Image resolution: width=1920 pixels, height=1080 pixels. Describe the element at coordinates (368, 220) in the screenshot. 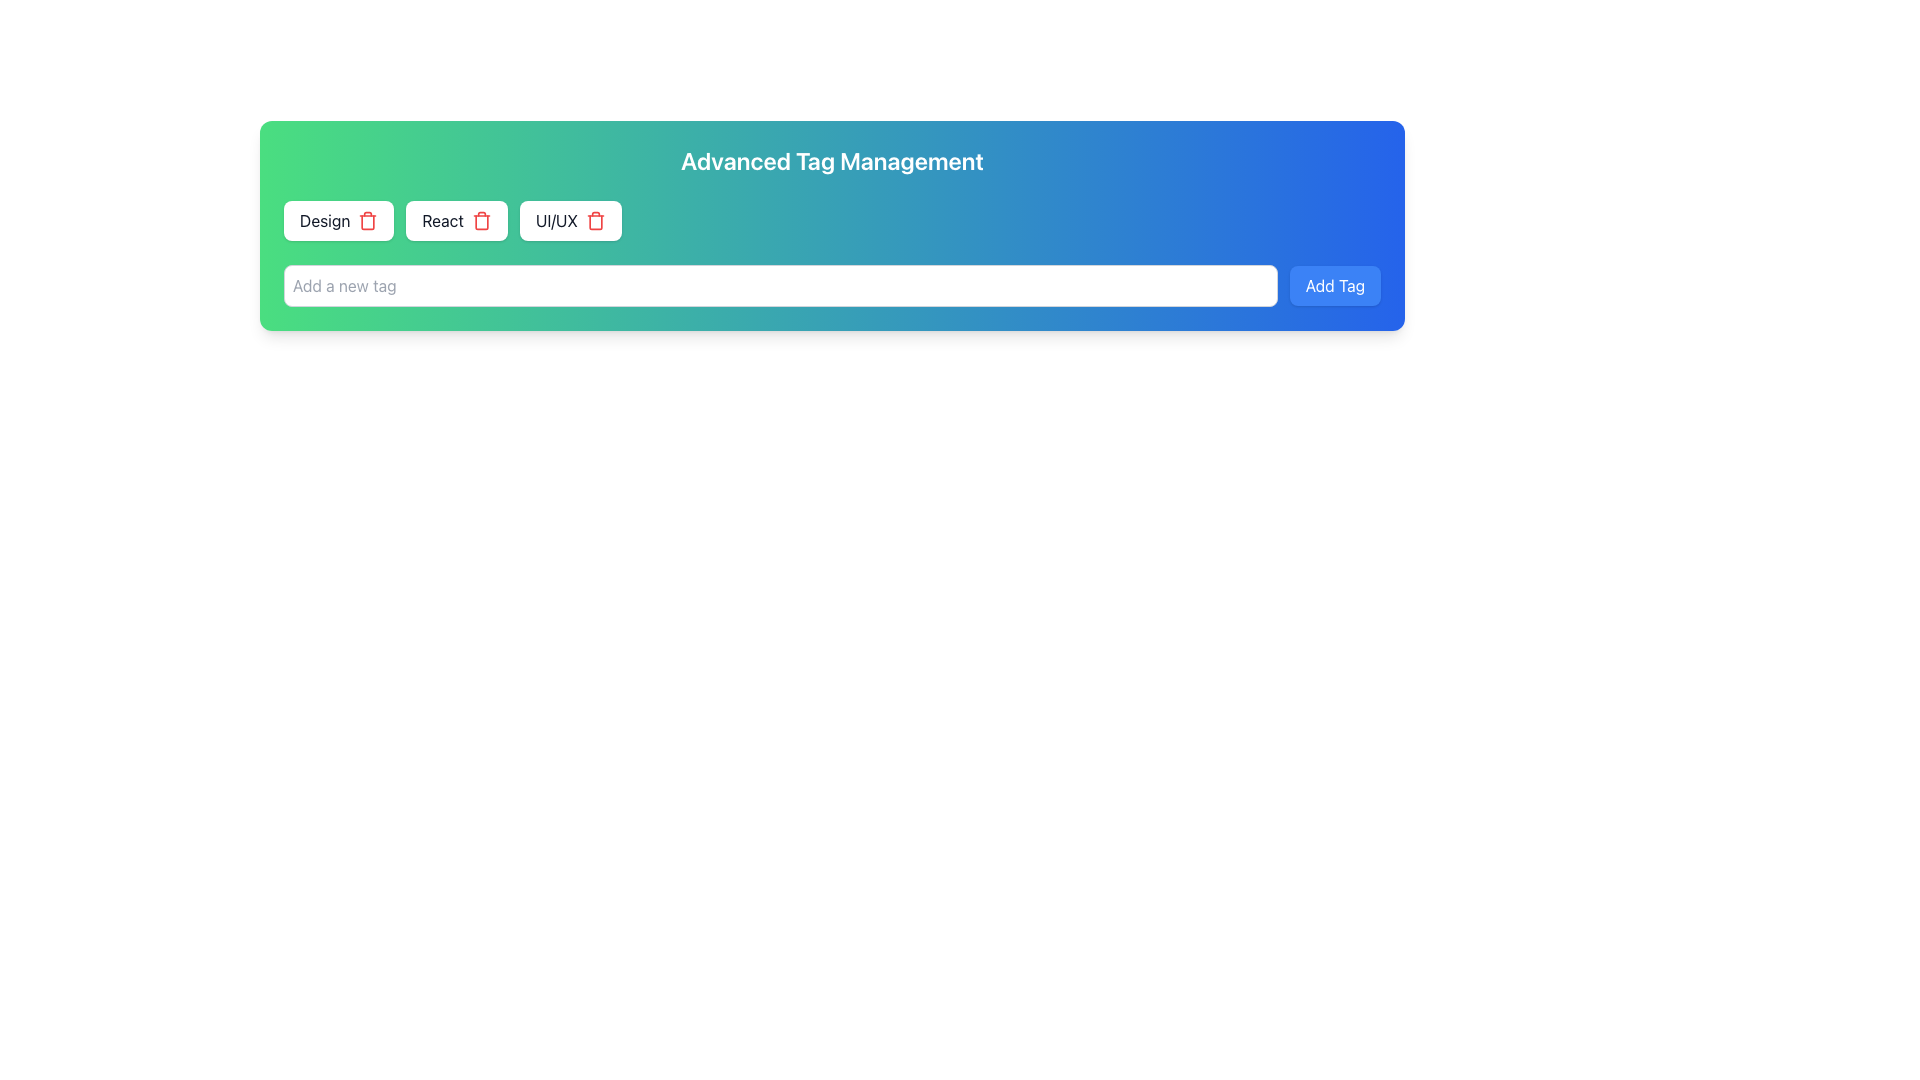

I see `the trash can icon button, styled in red, located to the right of the 'Design' label` at that location.